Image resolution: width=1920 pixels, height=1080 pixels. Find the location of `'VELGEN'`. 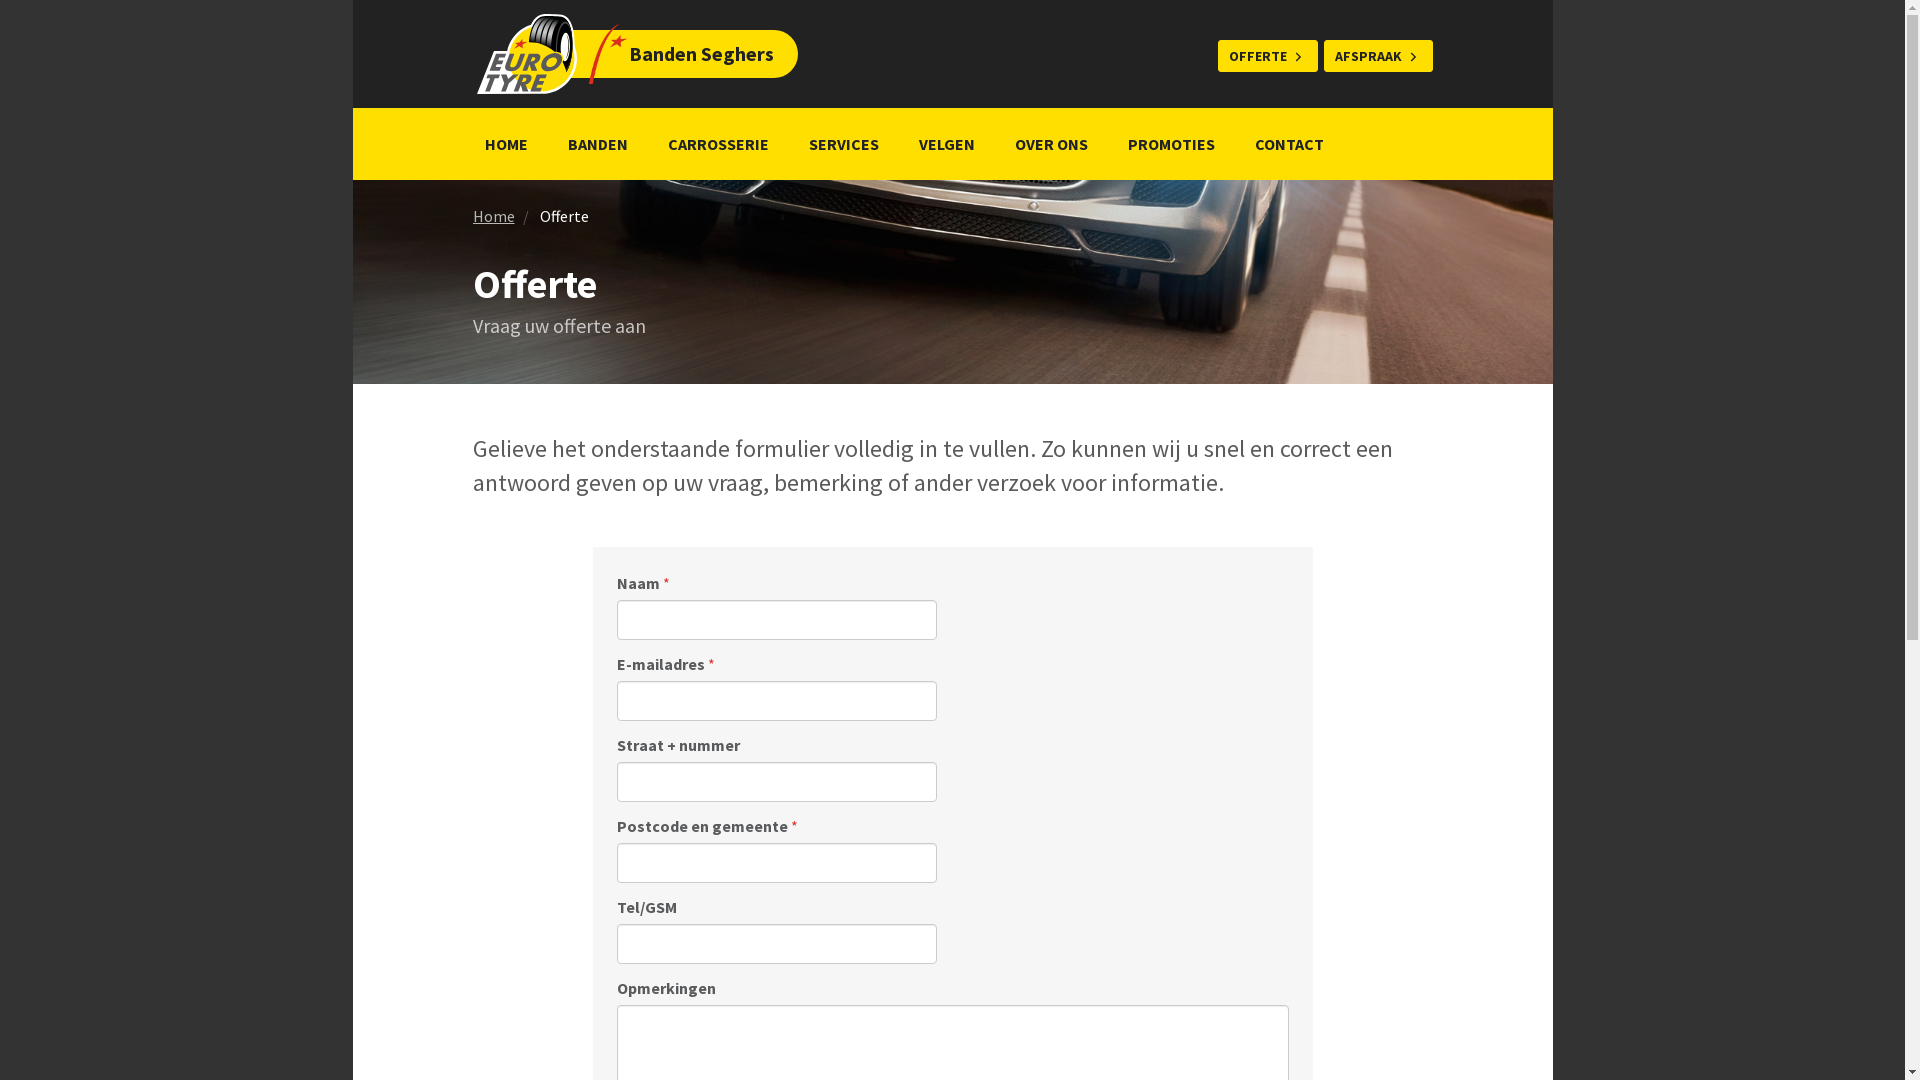

'VELGEN' is located at coordinates (944, 142).